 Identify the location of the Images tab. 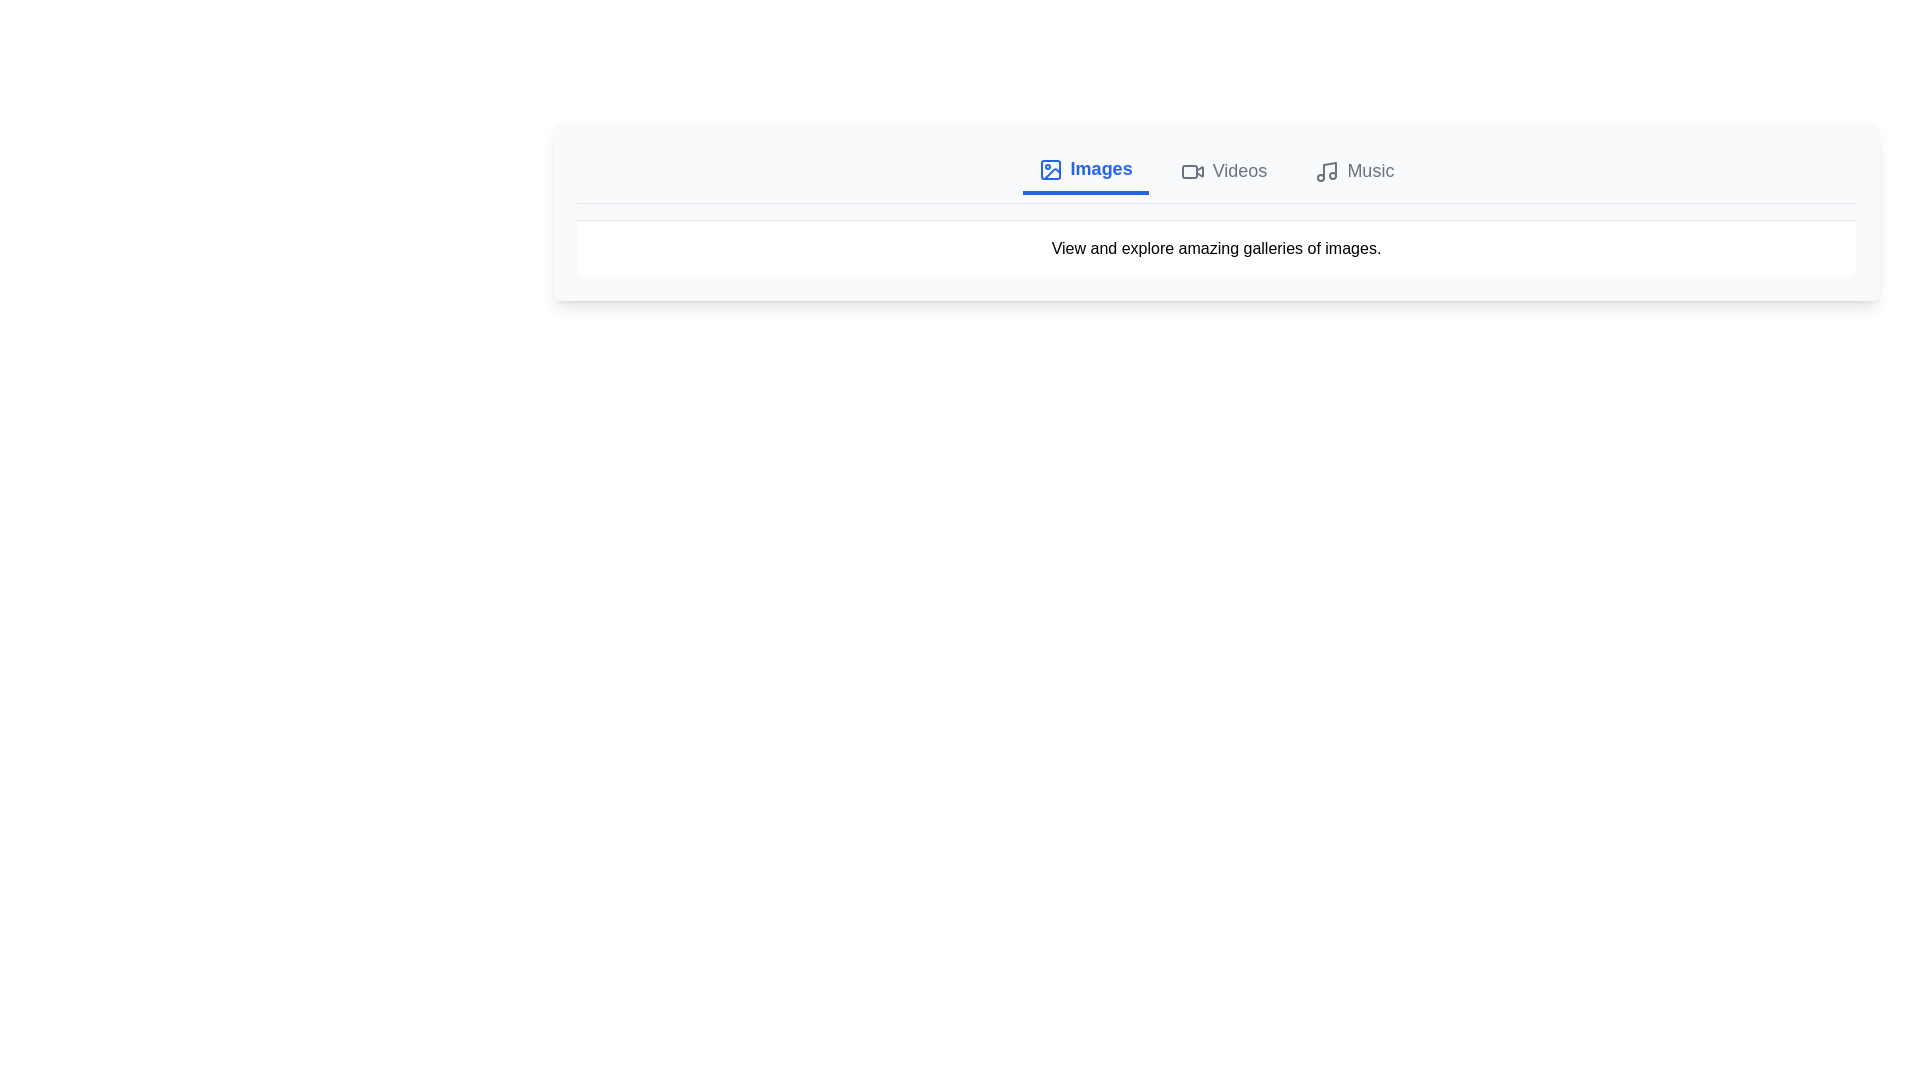
(1084, 169).